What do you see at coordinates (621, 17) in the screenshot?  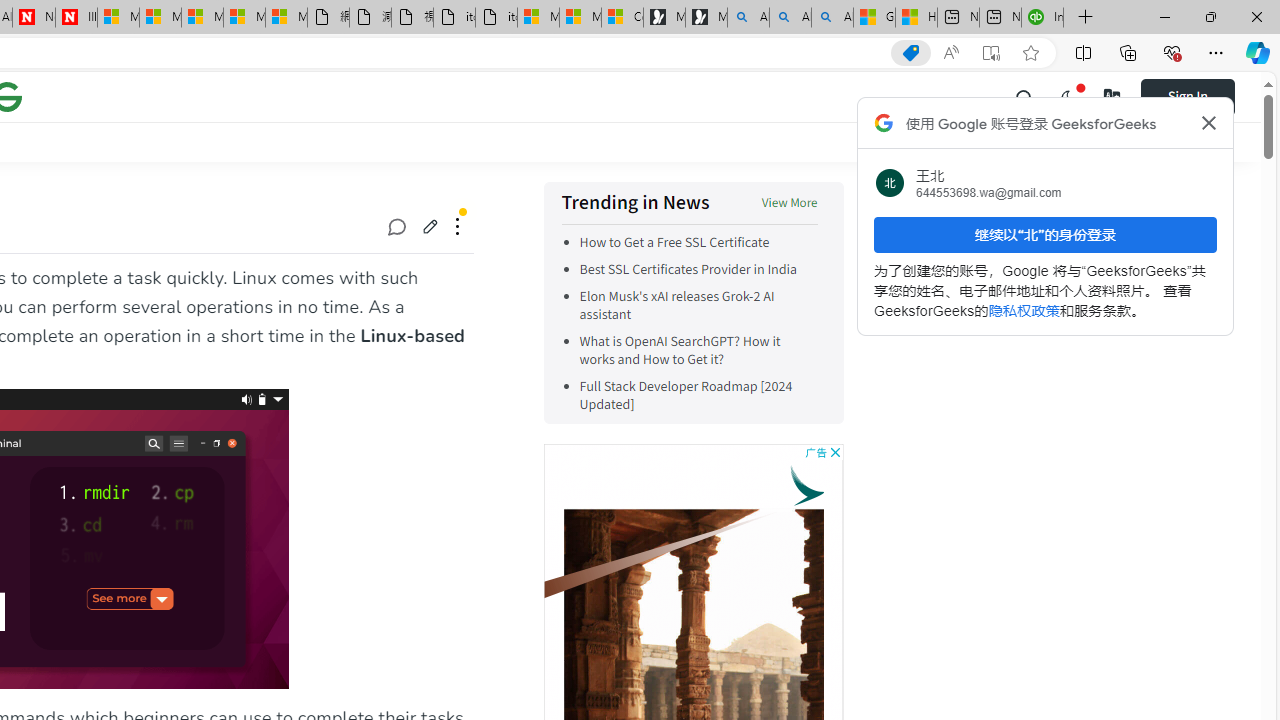 I see `'Consumer Health Data Privacy Policy'` at bounding box center [621, 17].